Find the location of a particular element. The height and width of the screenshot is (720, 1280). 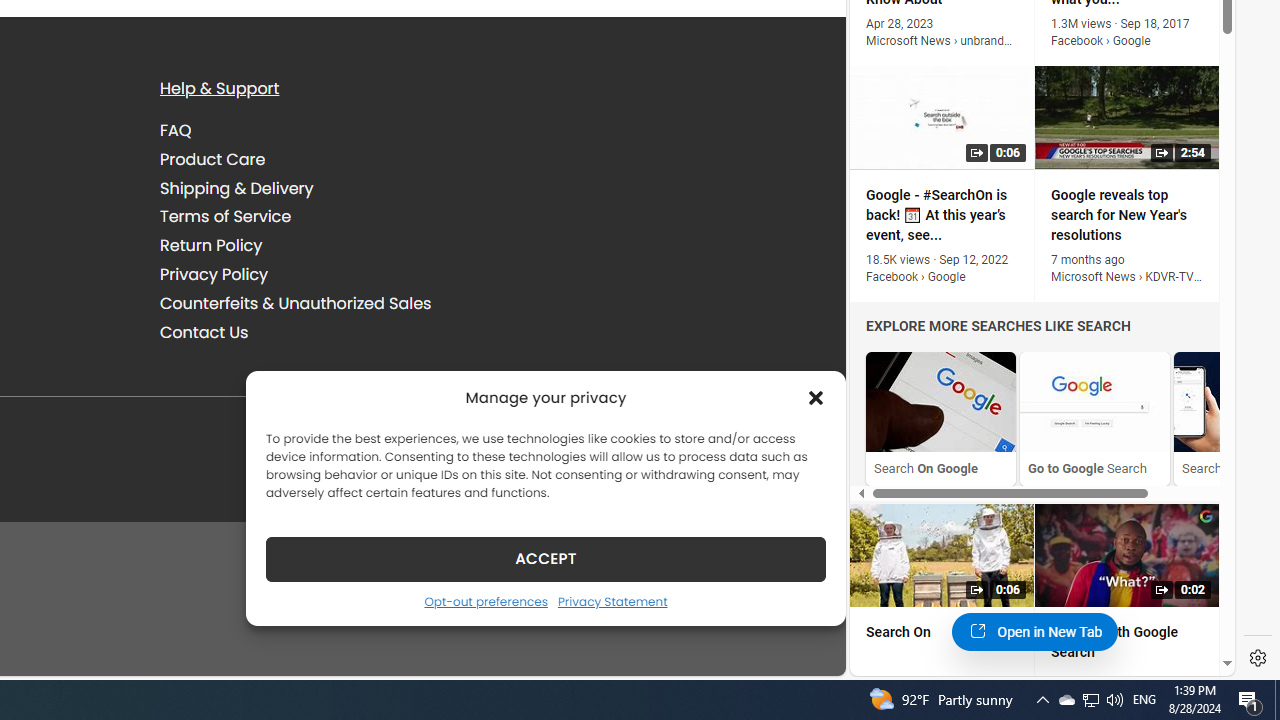

'Shipping & Delivery' is located at coordinates (236, 187).